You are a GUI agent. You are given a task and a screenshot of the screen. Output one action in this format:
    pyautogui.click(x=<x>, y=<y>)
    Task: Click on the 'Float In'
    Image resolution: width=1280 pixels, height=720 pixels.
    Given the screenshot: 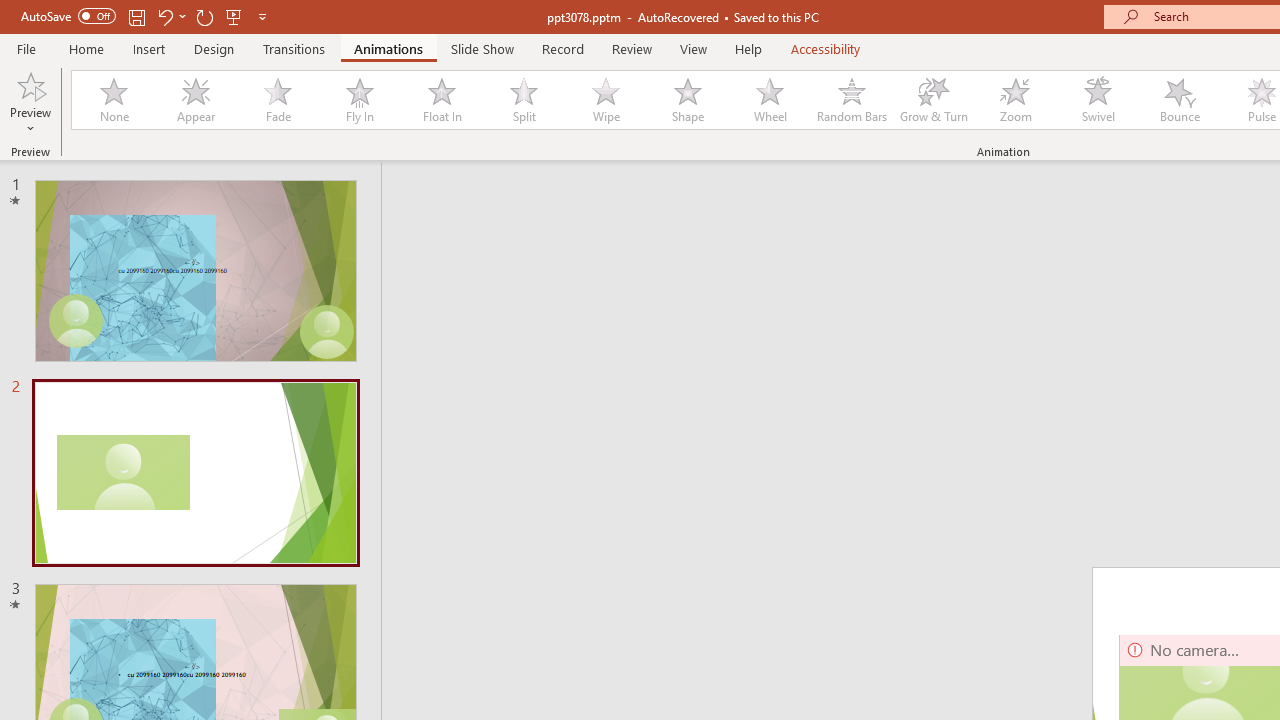 What is the action you would take?
    pyautogui.click(x=440, y=100)
    